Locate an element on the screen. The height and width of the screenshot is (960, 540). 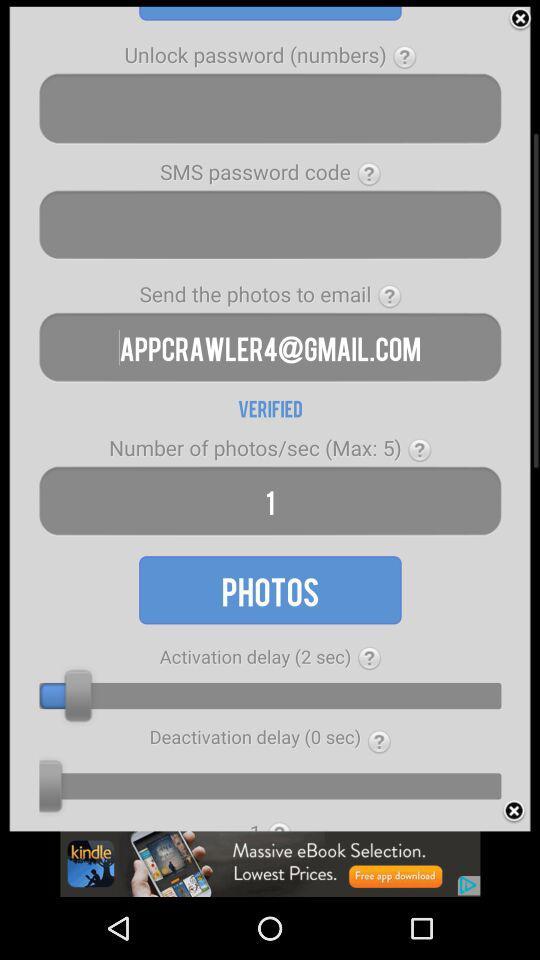
the help icon is located at coordinates (418, 481).